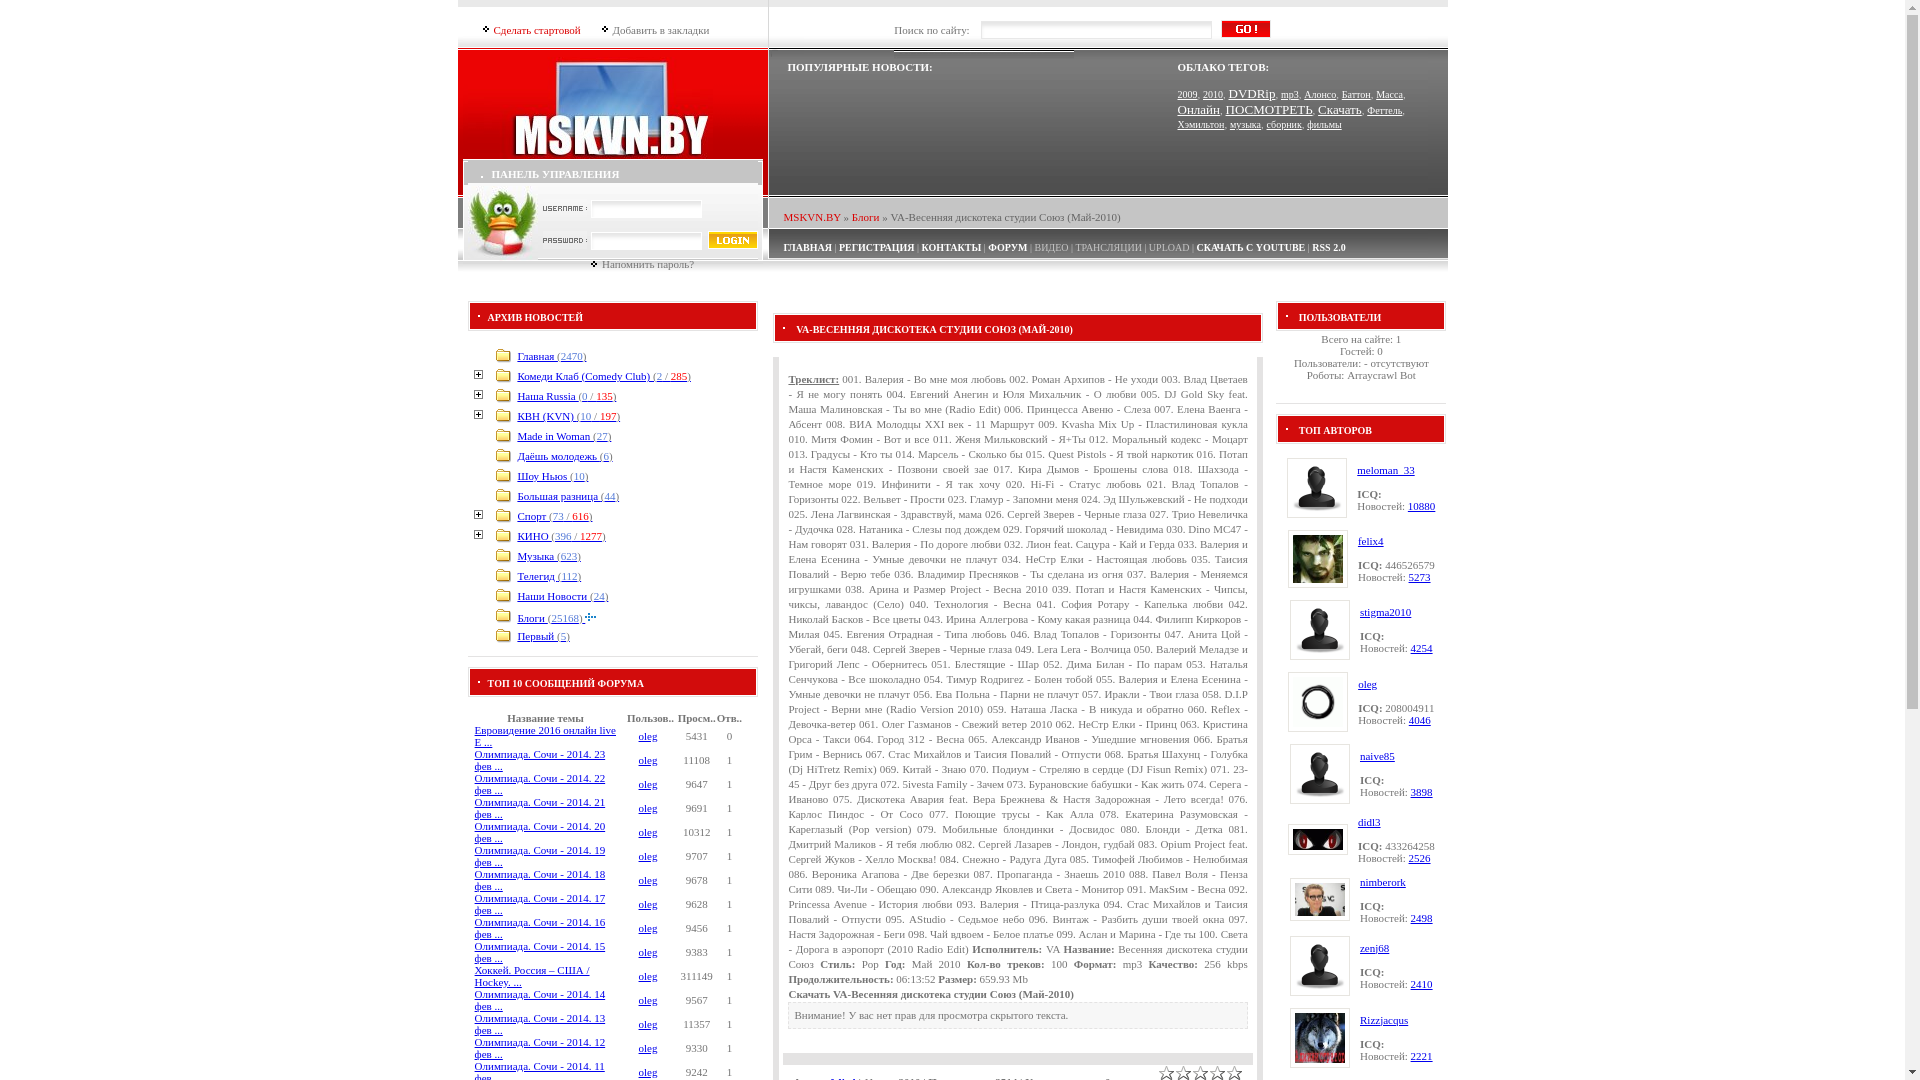 This screenshot has height=1080, width=1920. What do you see at coordinates (1373, 947) in the screenshot?
I see `'zenj68'` at bounding box center [1373, 947].